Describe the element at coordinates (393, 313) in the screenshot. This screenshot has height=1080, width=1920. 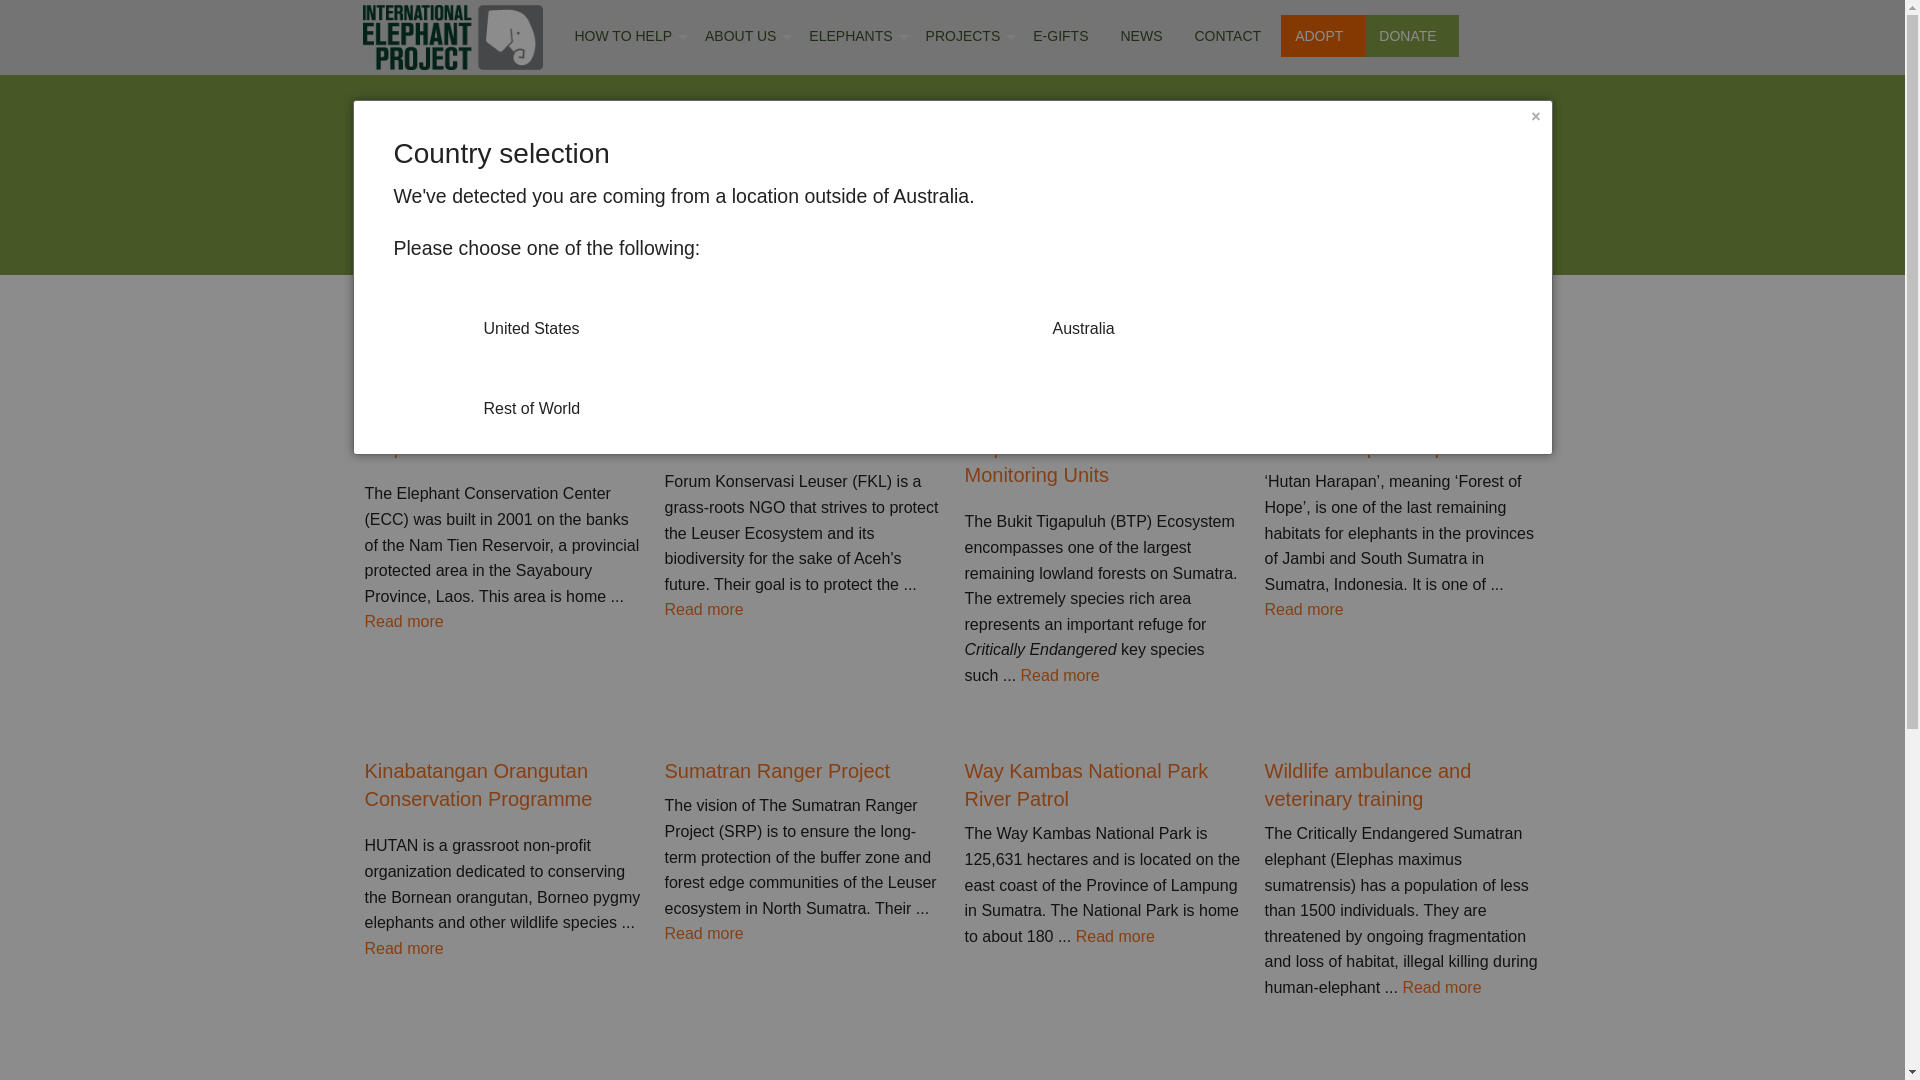
I see `'United States'` at that location.